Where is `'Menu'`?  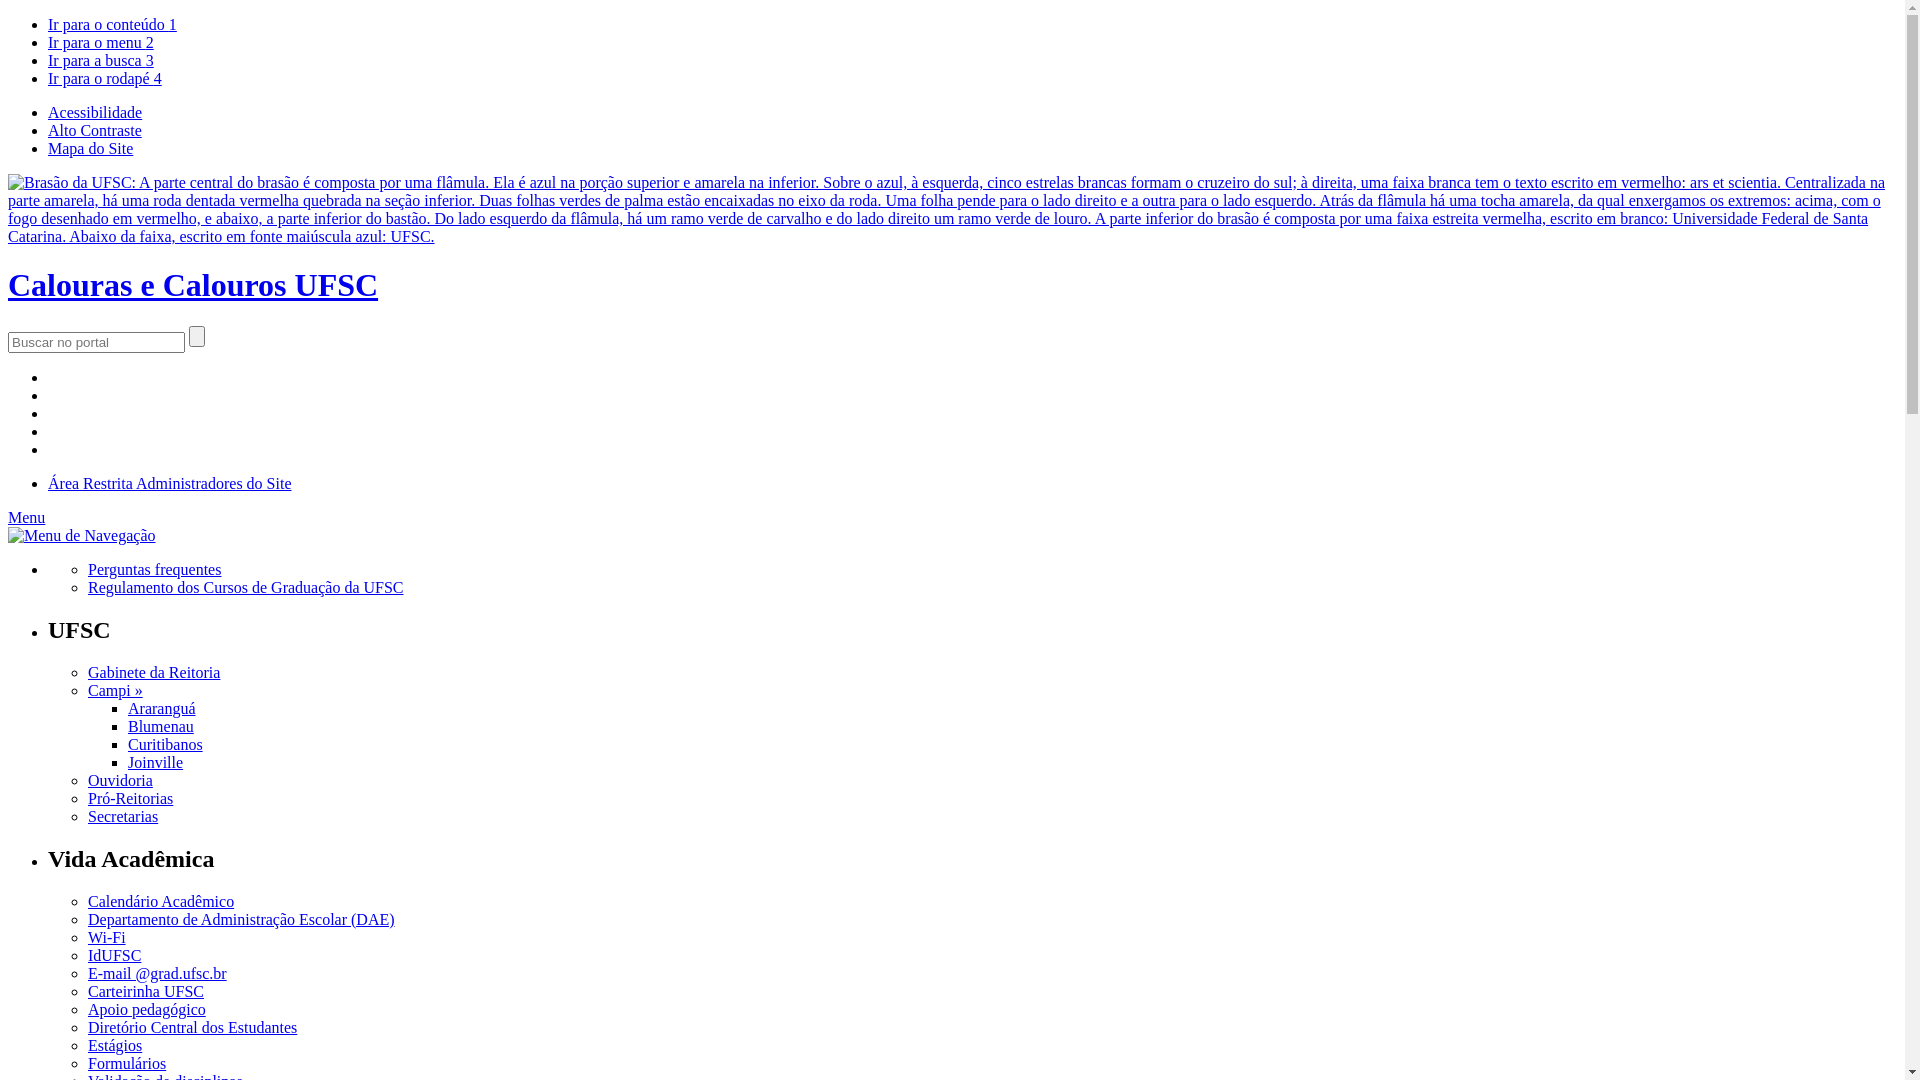
'Menu' is located at coordinates (26, 516).